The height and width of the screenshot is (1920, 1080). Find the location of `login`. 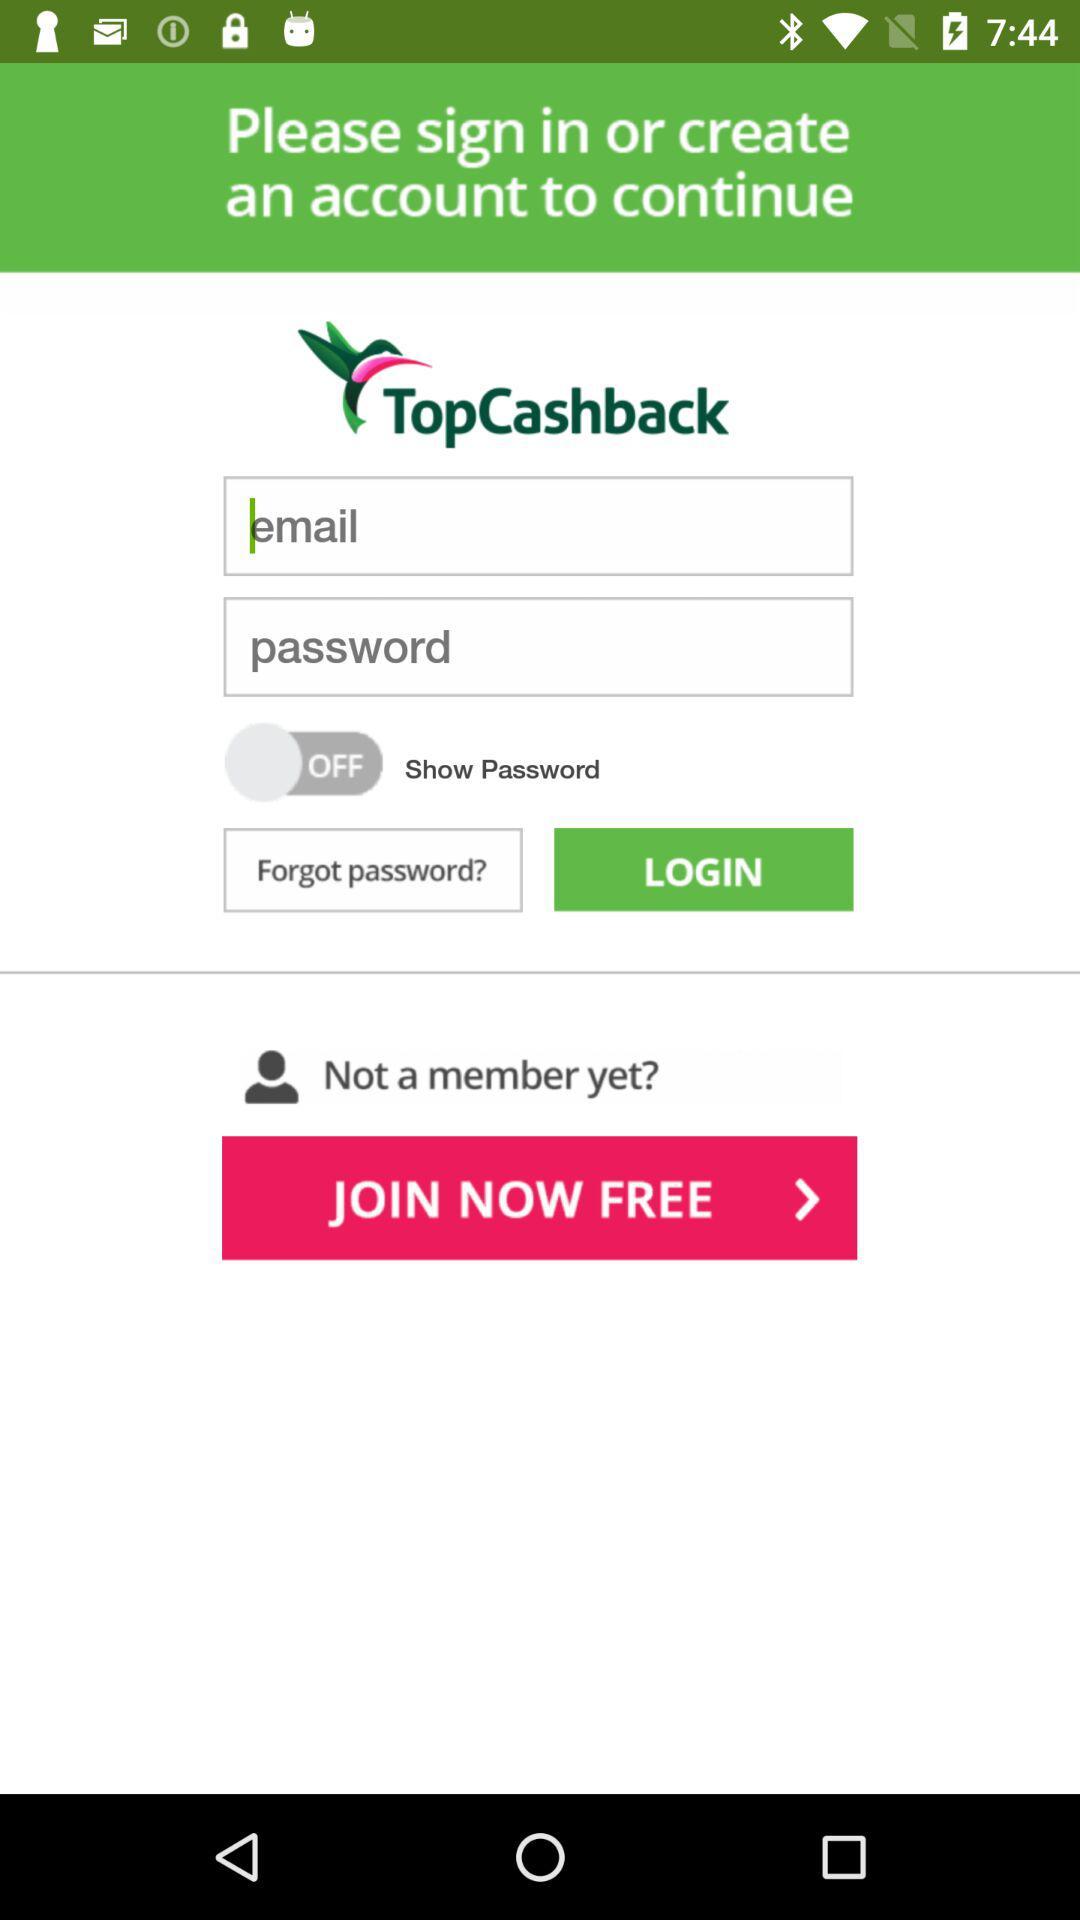

login is located at coordinates (702, 874).